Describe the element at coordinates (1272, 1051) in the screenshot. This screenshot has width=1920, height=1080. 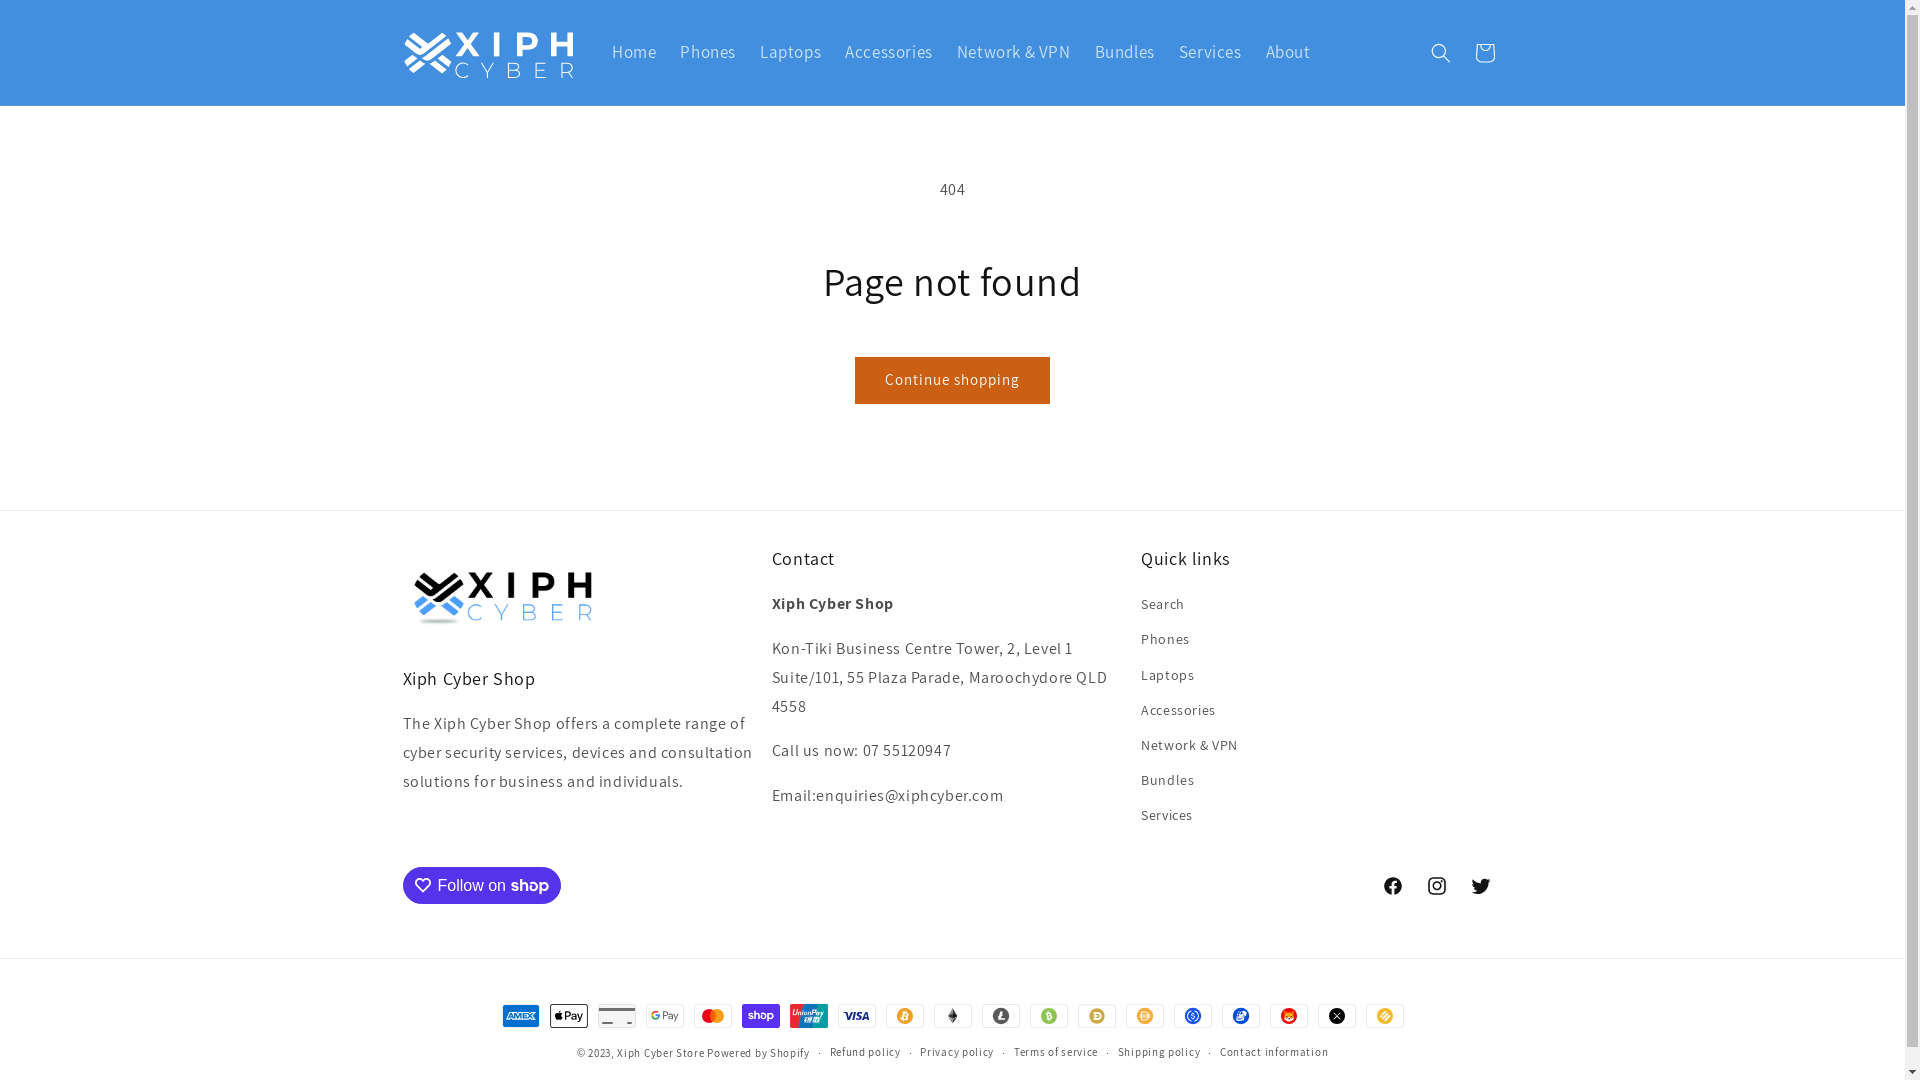
I see `'Contact information'` at that location.